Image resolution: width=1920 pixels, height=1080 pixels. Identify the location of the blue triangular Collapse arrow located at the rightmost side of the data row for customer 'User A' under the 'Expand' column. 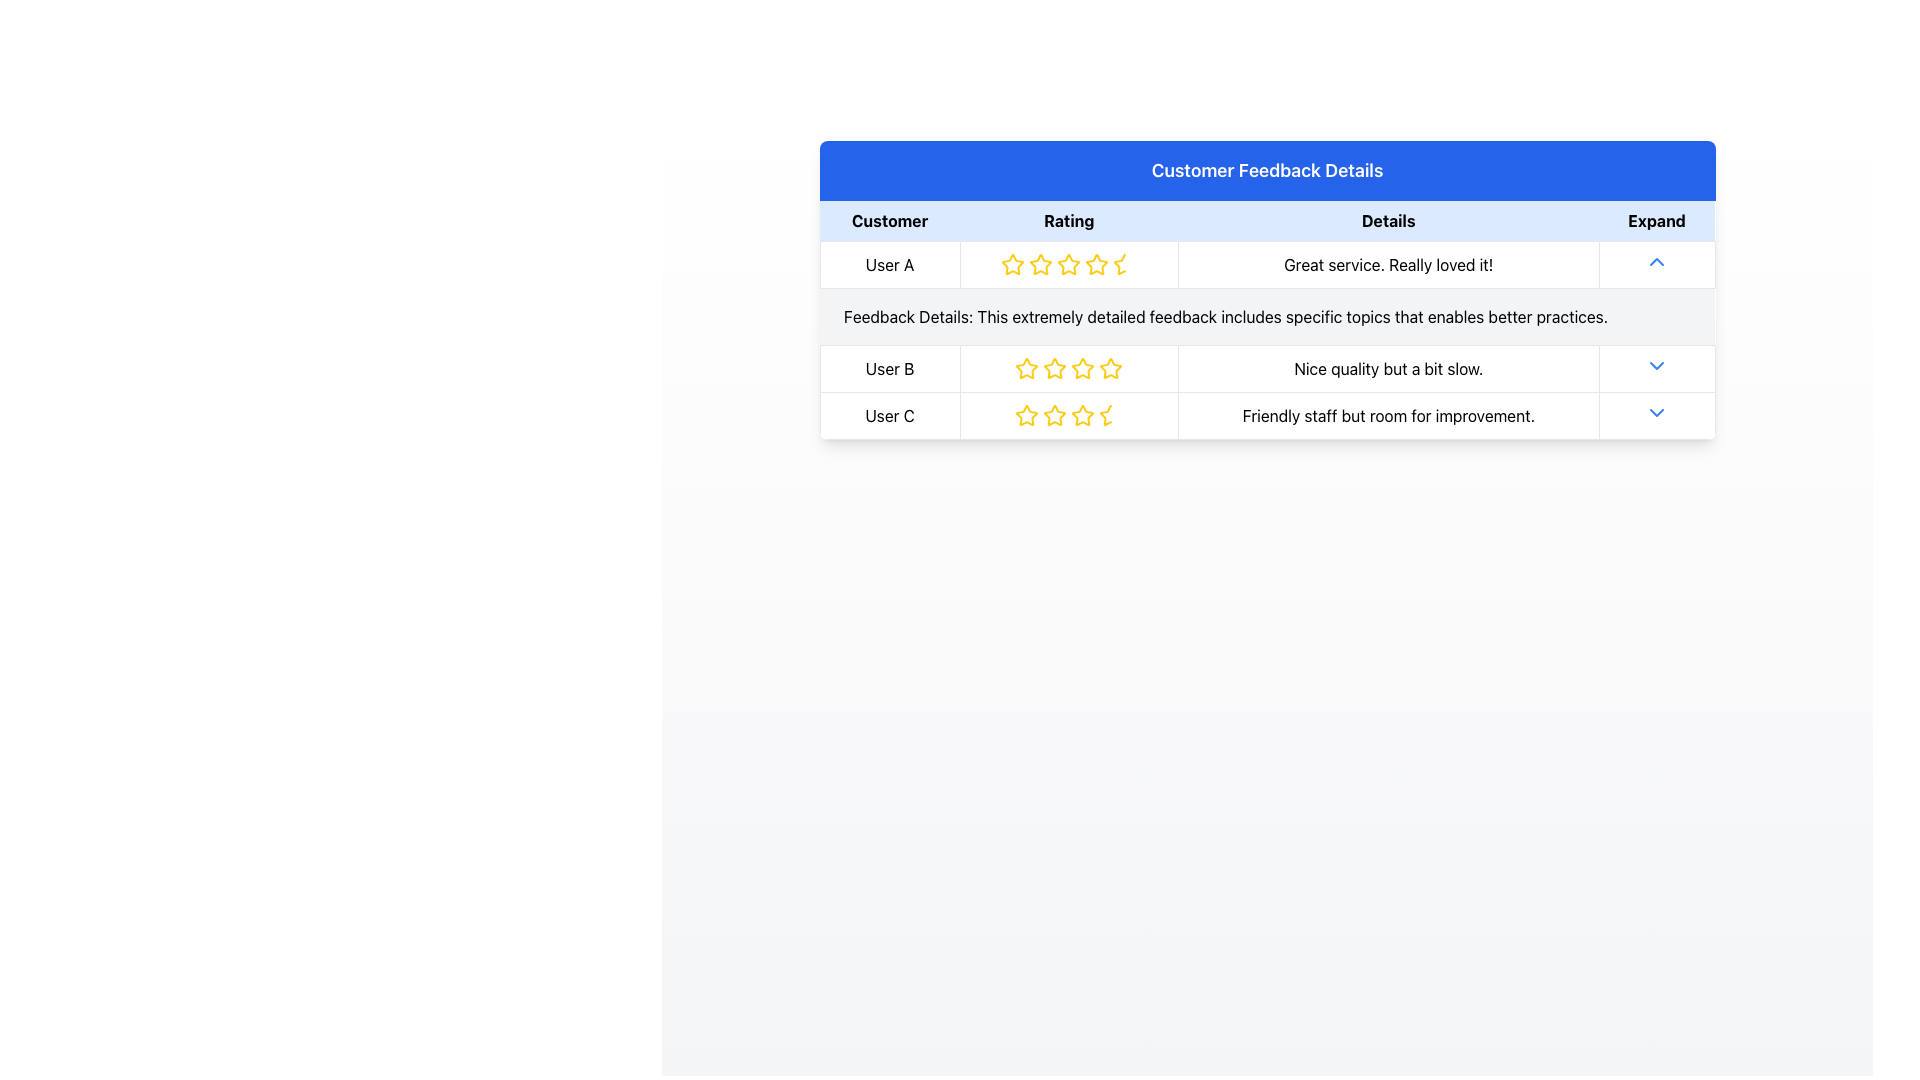
(1657, 264).